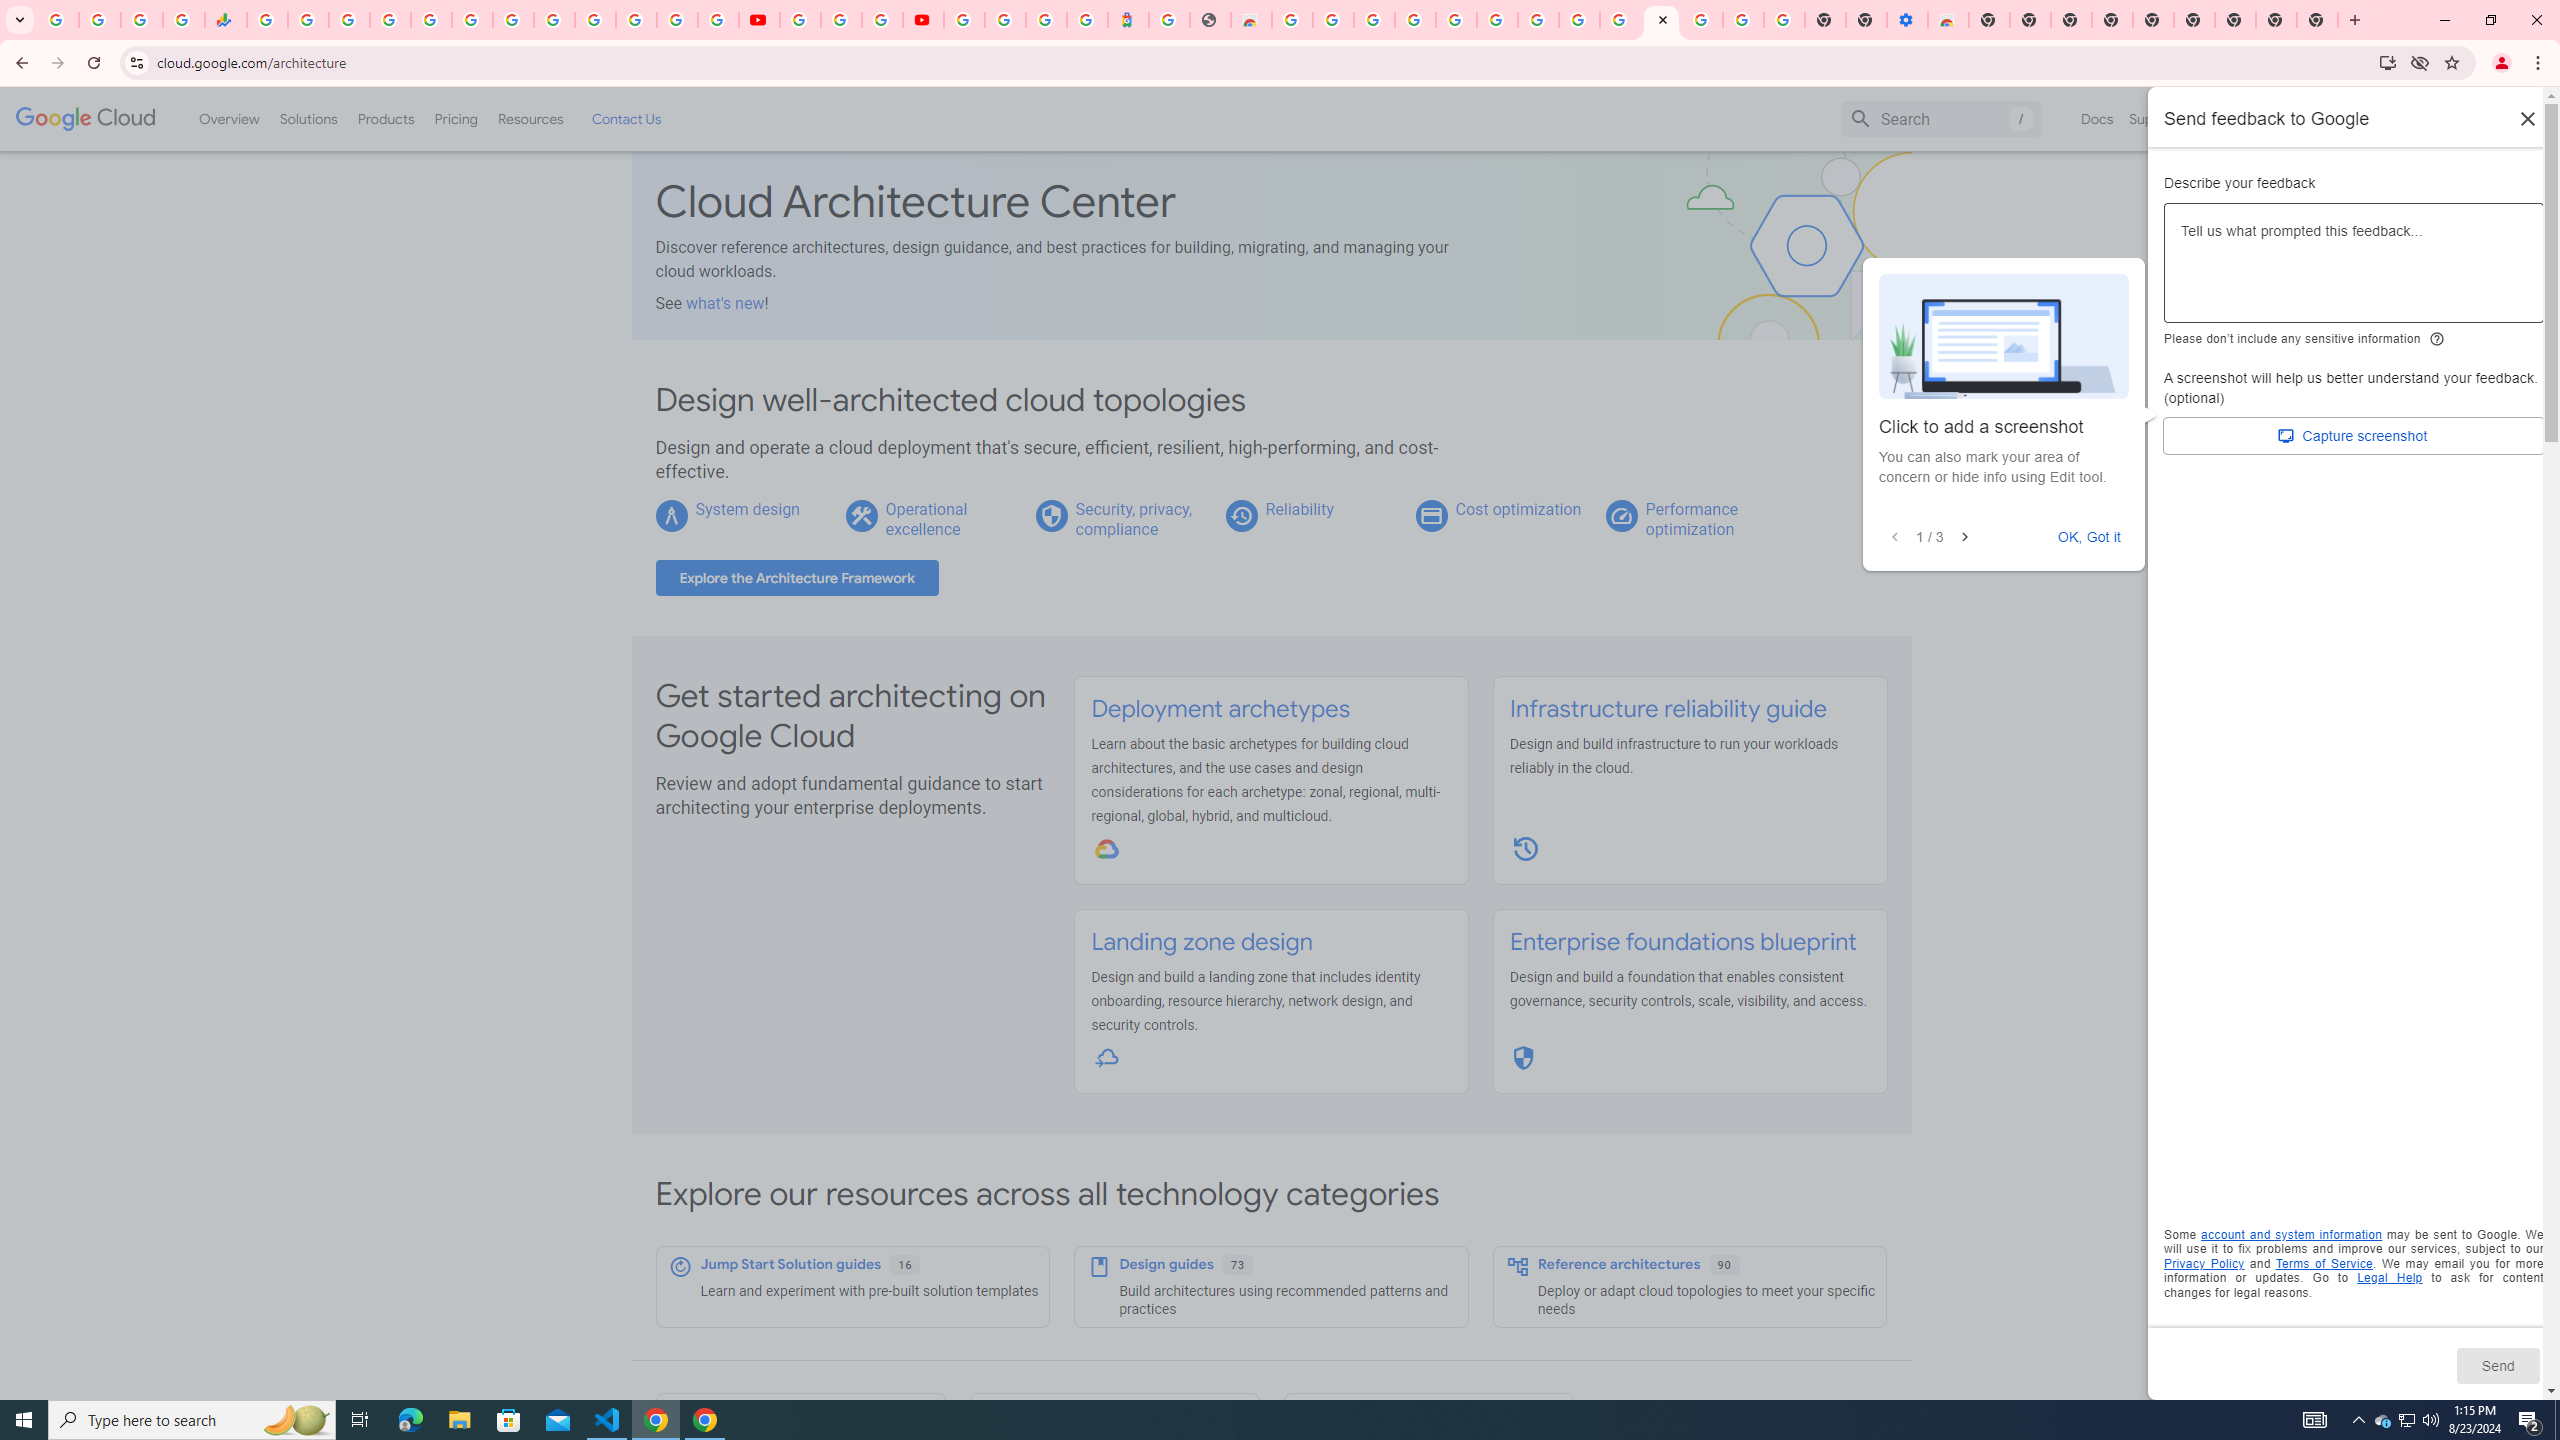  I want to click on 'Send', so click(2496, 1364).